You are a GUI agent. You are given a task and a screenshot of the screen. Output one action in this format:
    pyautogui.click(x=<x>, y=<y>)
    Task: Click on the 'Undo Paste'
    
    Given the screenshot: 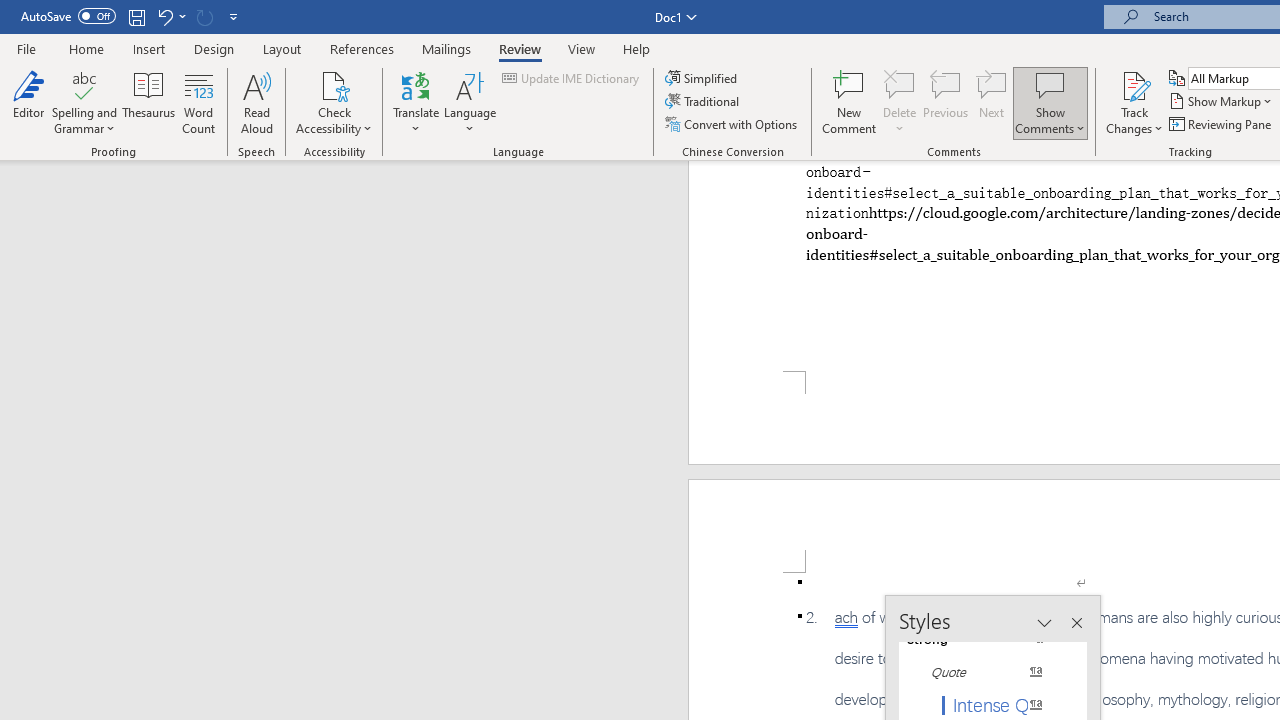 What is the action you would take?
    pyautogui.click(x=164, y=16)
    